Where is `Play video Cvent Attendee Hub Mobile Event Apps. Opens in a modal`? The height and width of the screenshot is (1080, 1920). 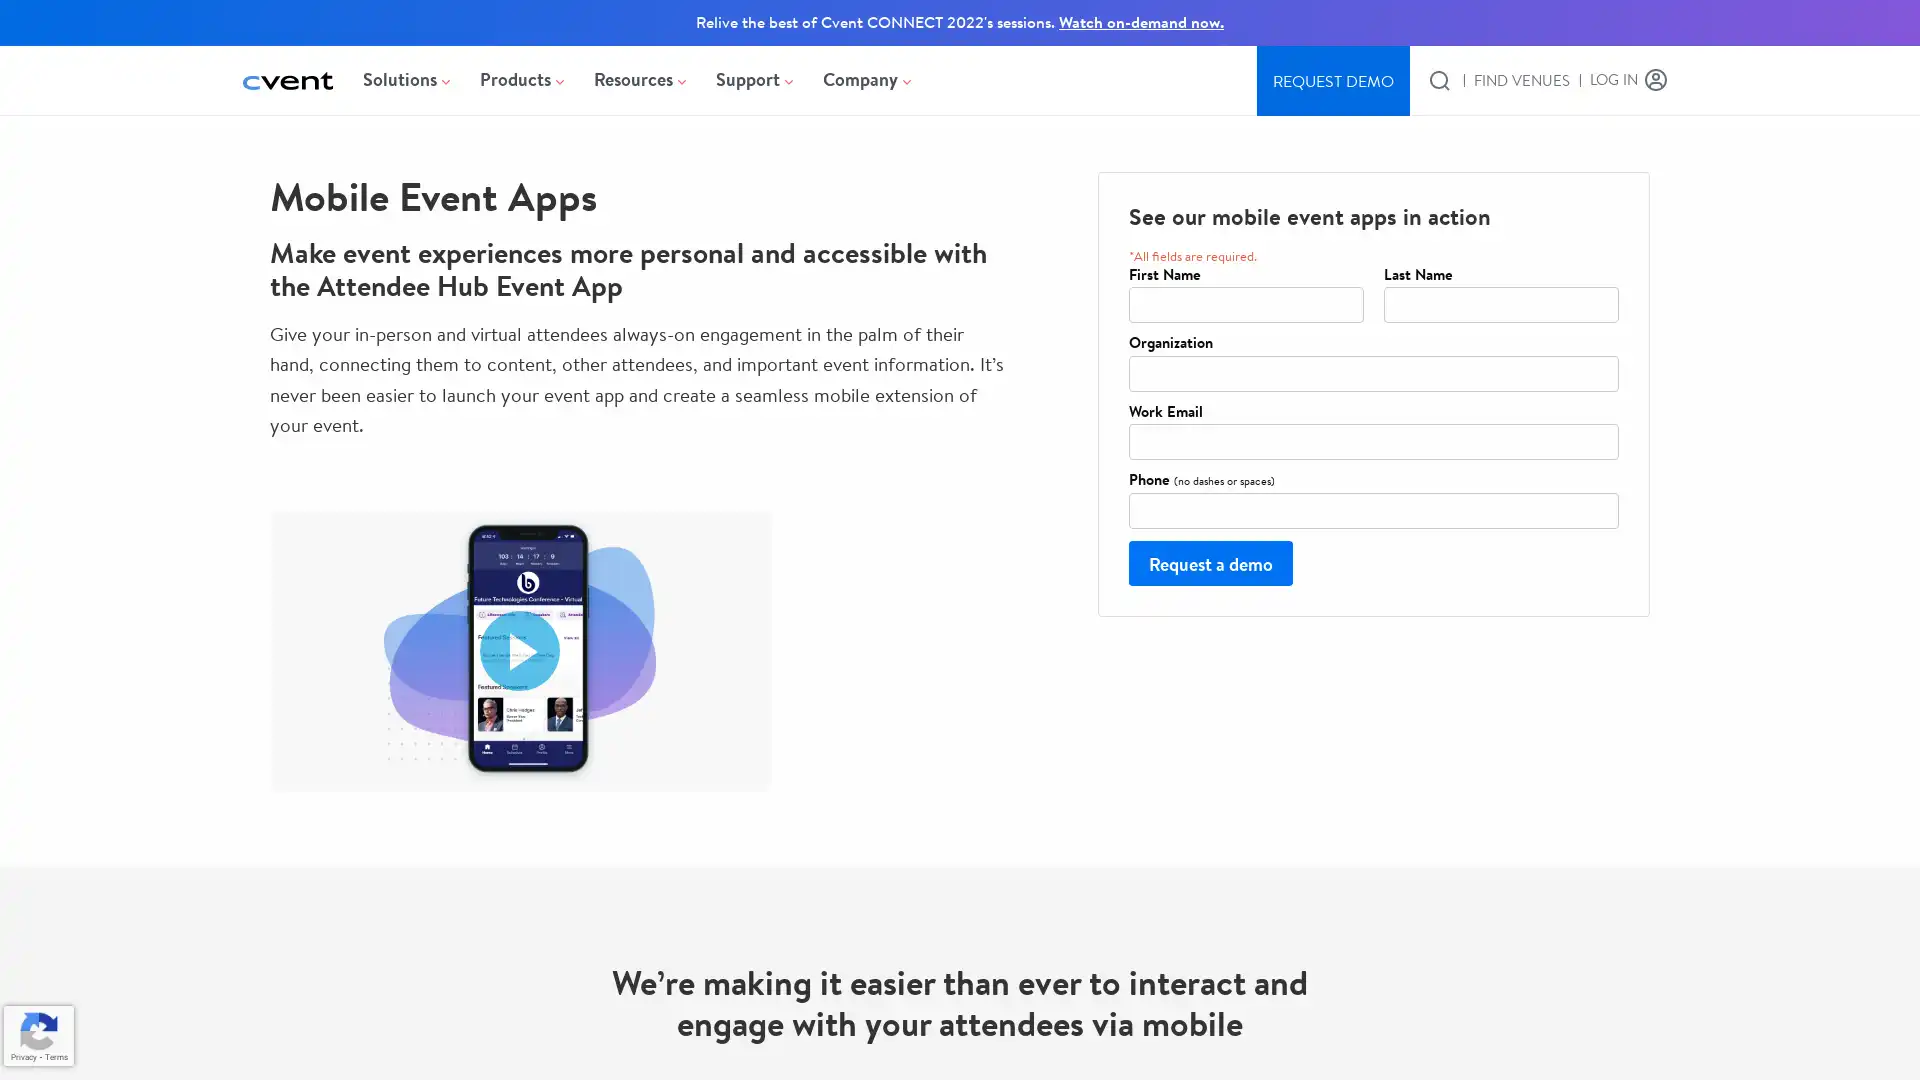 Play video Cvent Attendee Hub Mobile Event Apps. Opens in a modal is located at coordinates (519, 651).